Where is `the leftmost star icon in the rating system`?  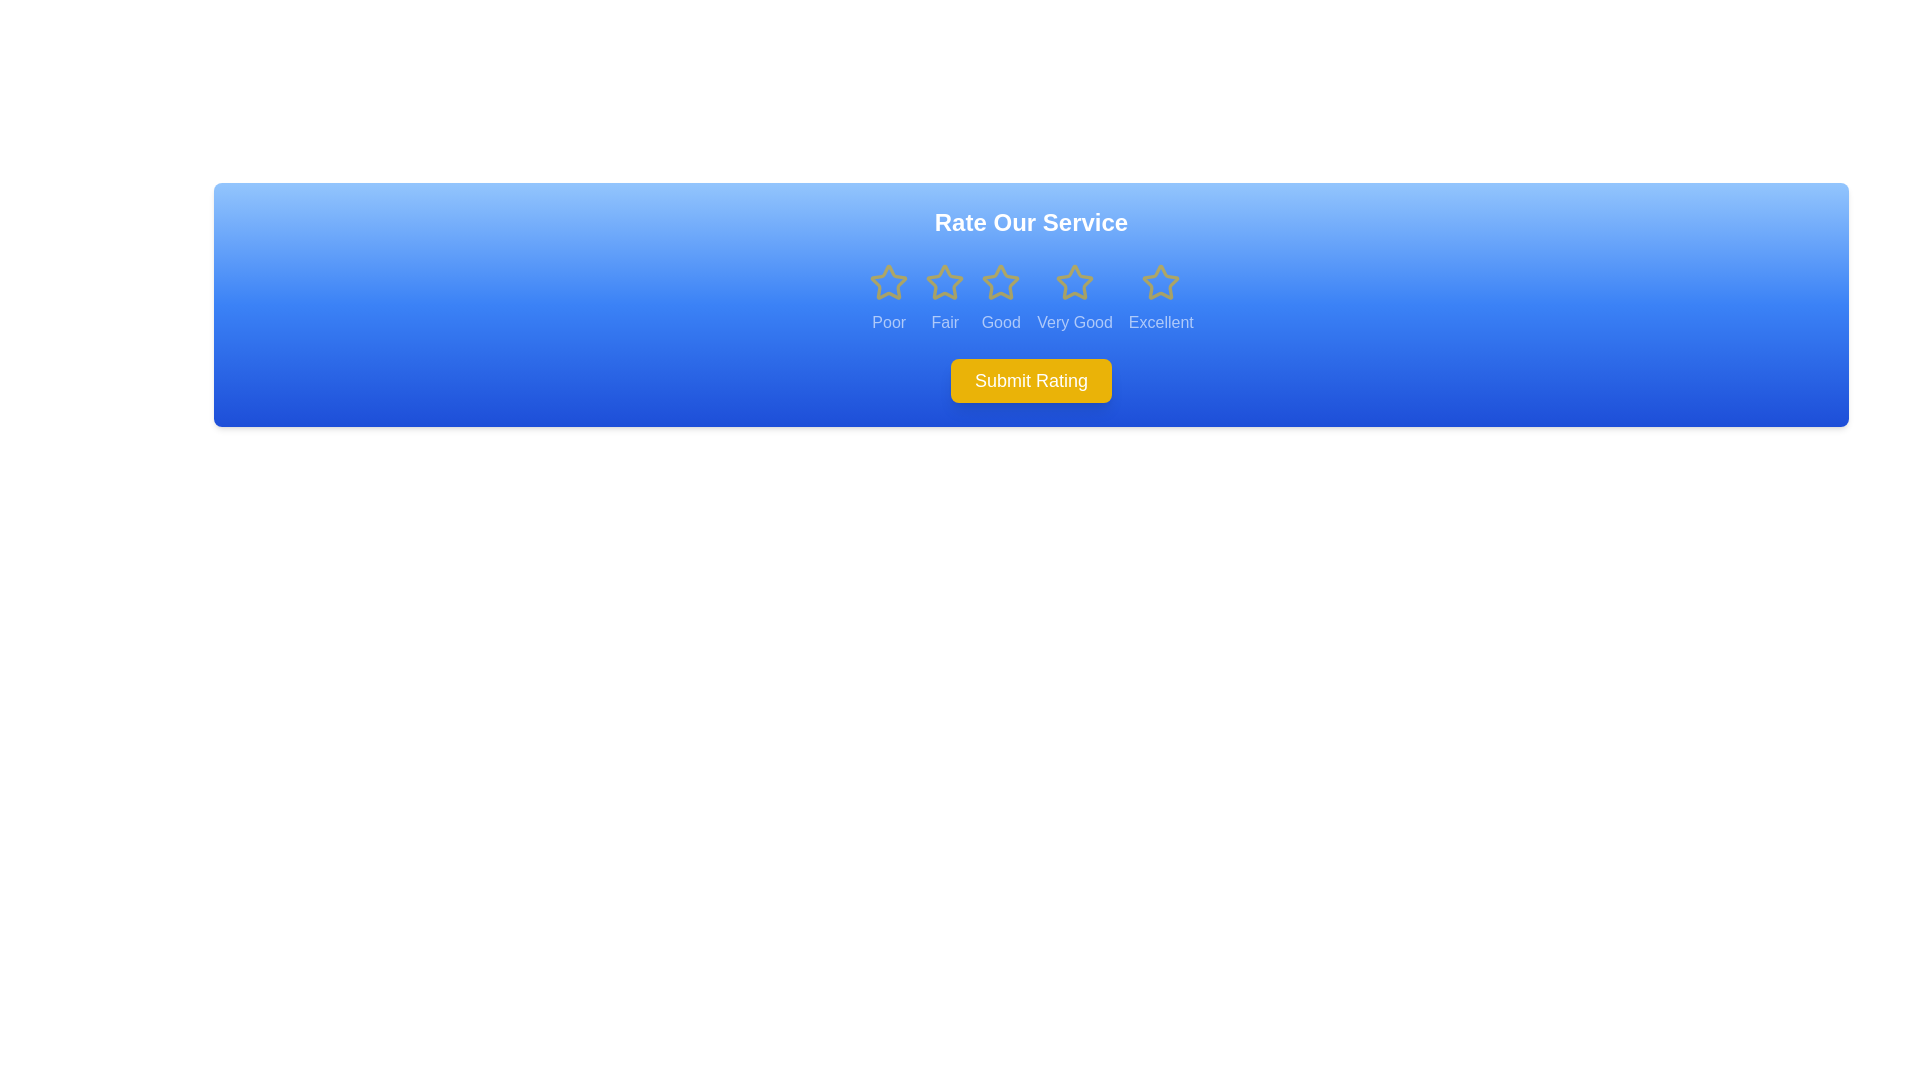
the leftmost star icon in the rating system is located at coordinates (887, 281).